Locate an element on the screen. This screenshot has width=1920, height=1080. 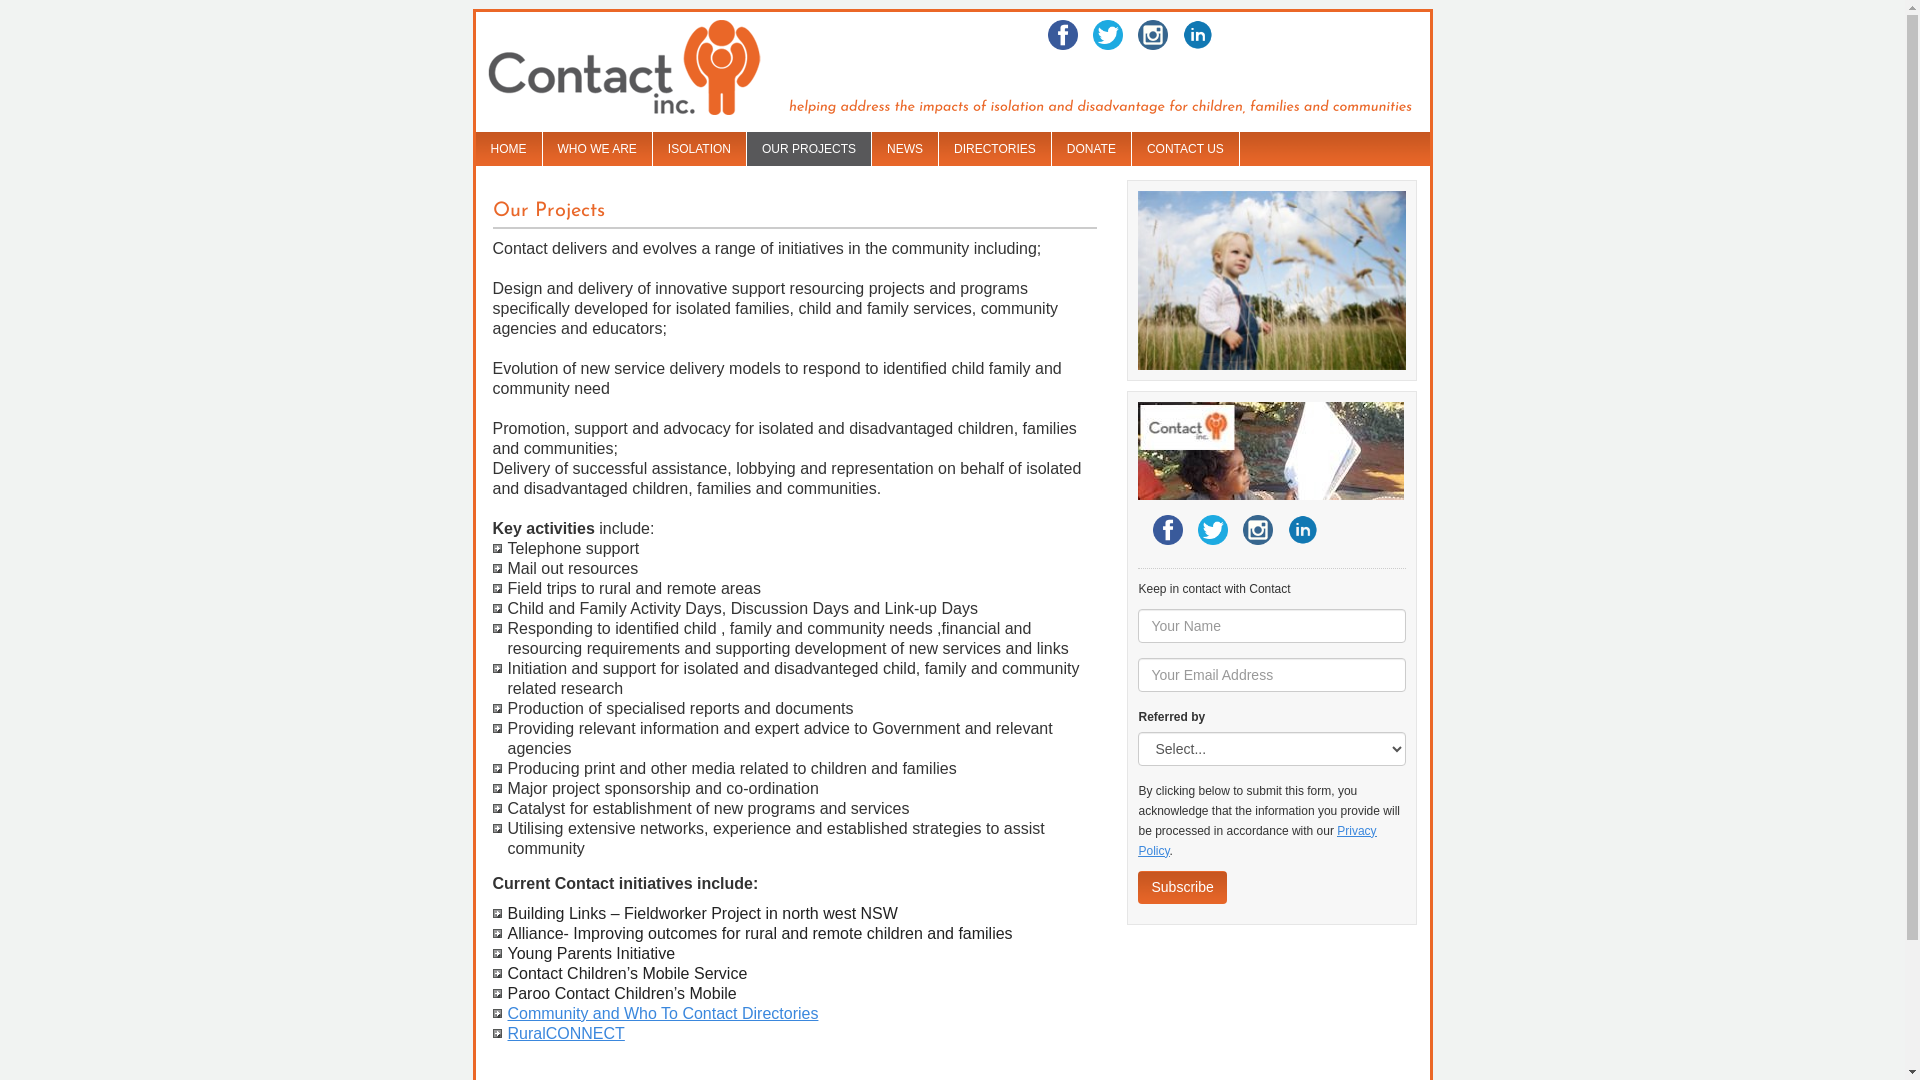
'LinkedIn' is located at coordinates (1302, 528).